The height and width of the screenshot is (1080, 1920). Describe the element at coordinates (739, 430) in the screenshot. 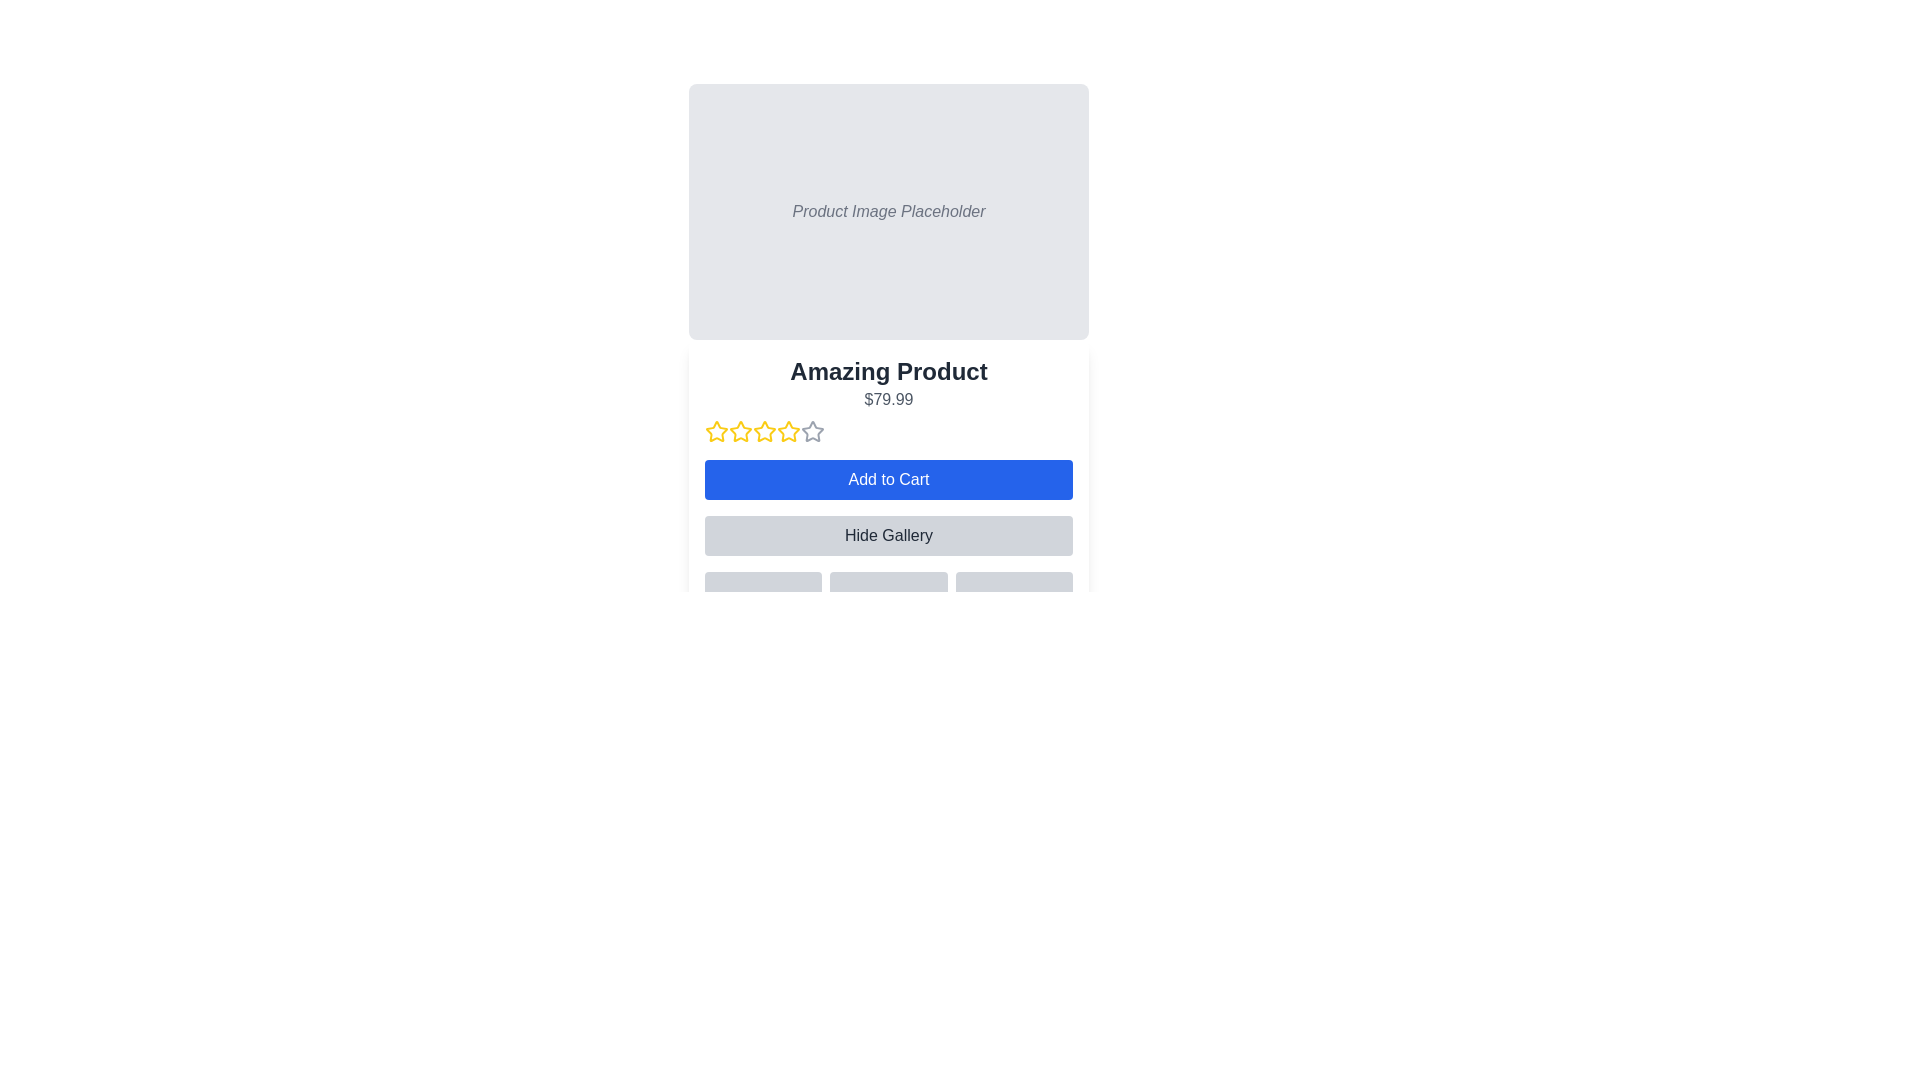

I see `the second star rating icon in the star rating system` at that location.